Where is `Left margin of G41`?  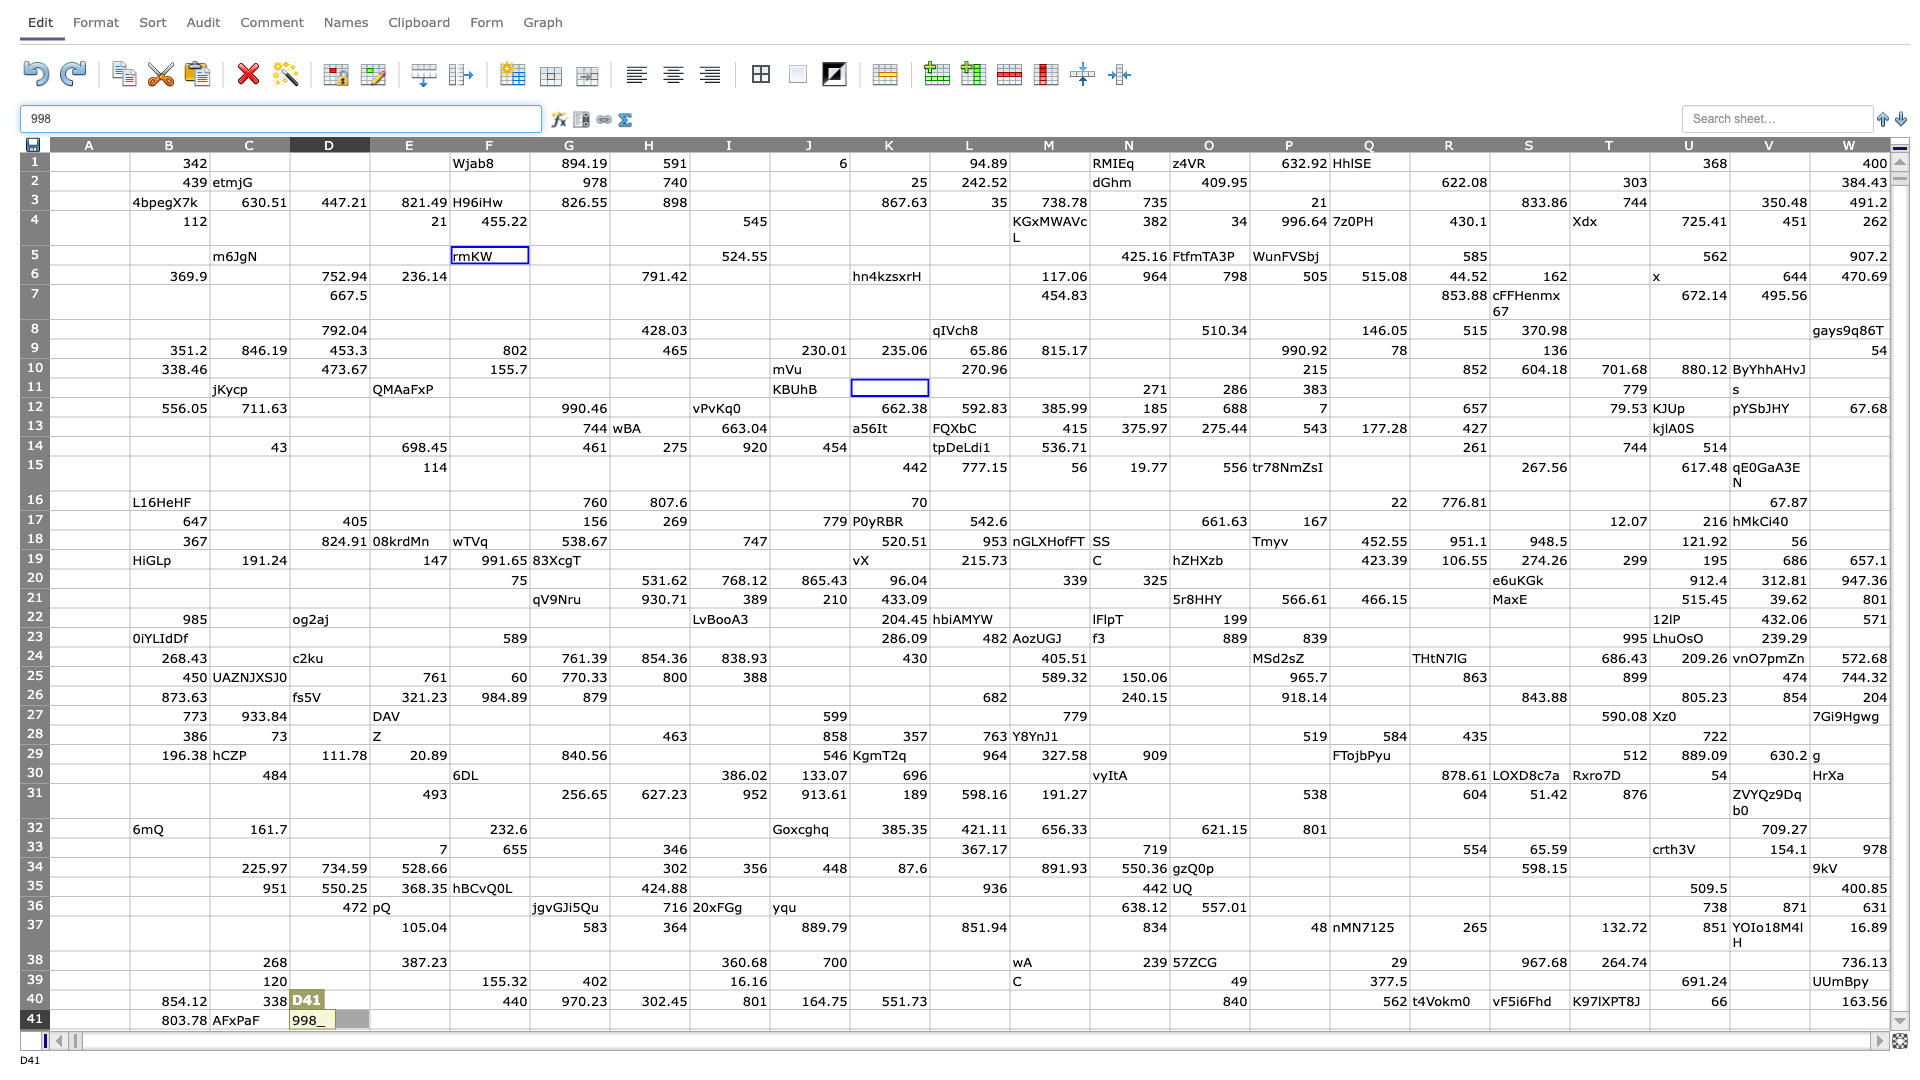
Left margin of G41 is located at coordinates (529, 1019).